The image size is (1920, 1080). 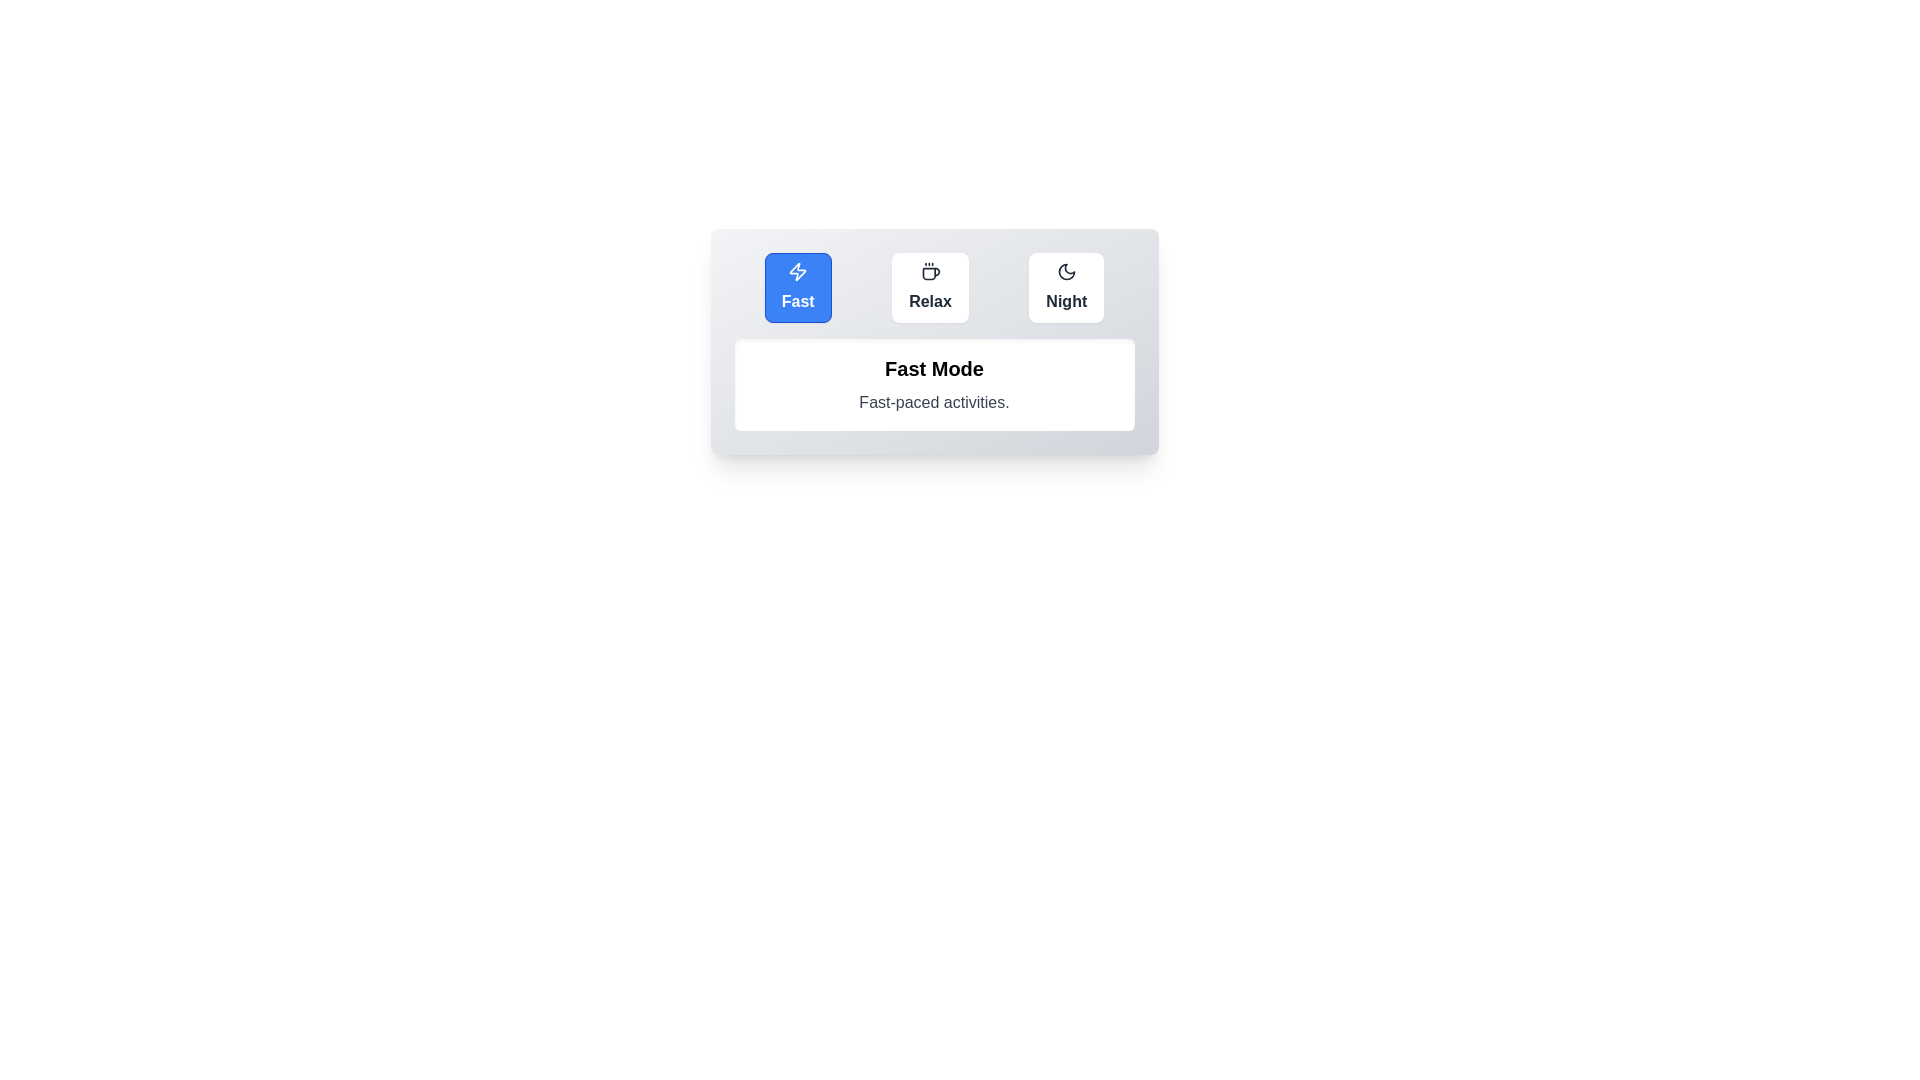 I want to click on Text label displaying 'Relax' that is styled in bold font and is located under the coffee cup icon, centered within the second selectable option box, so click(x=929, y=301).